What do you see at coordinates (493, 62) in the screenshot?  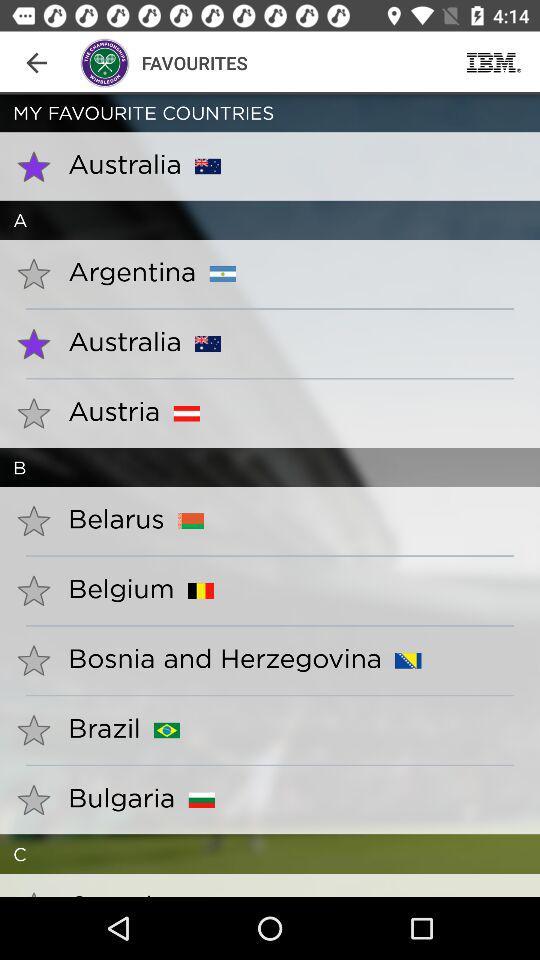 I see `the date_range icon` at bounding box center [493, 62].